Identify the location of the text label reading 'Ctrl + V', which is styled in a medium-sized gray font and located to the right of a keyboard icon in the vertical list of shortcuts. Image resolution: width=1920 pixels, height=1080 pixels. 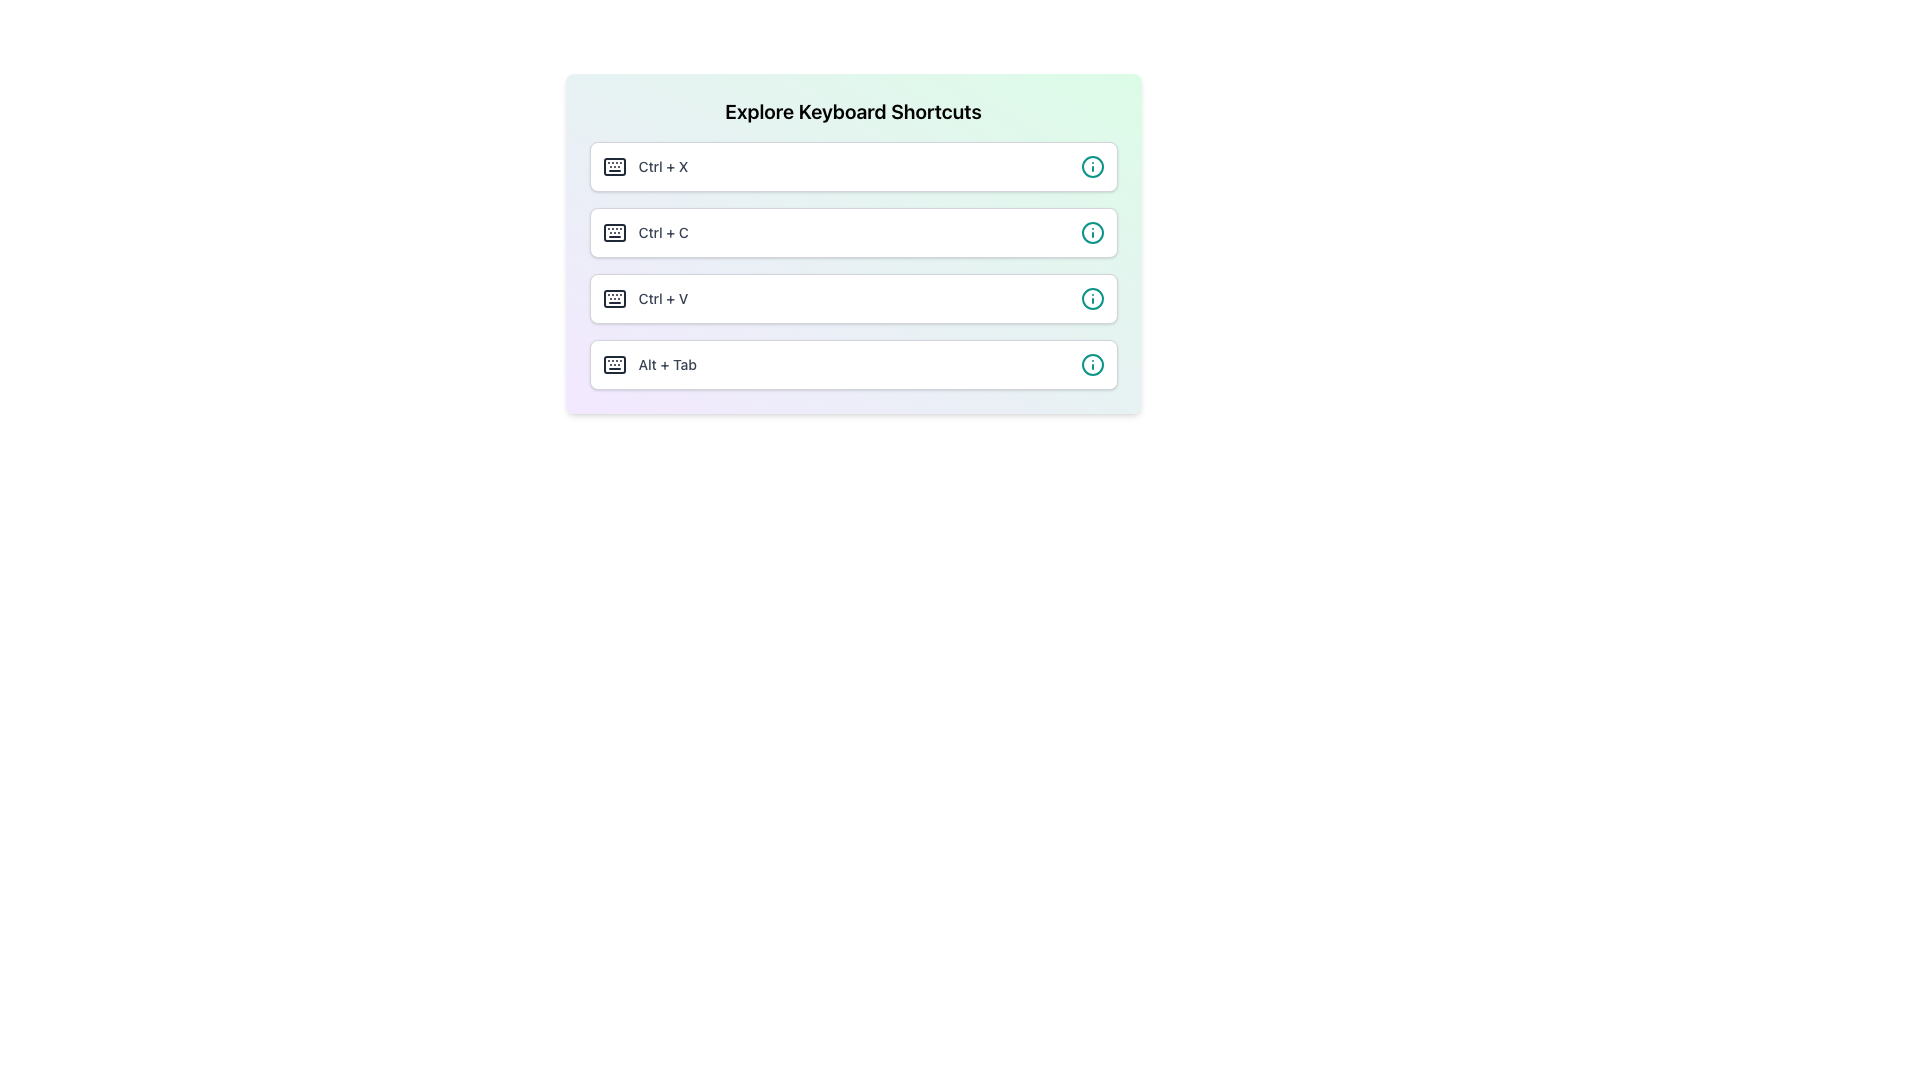
(663, 299).